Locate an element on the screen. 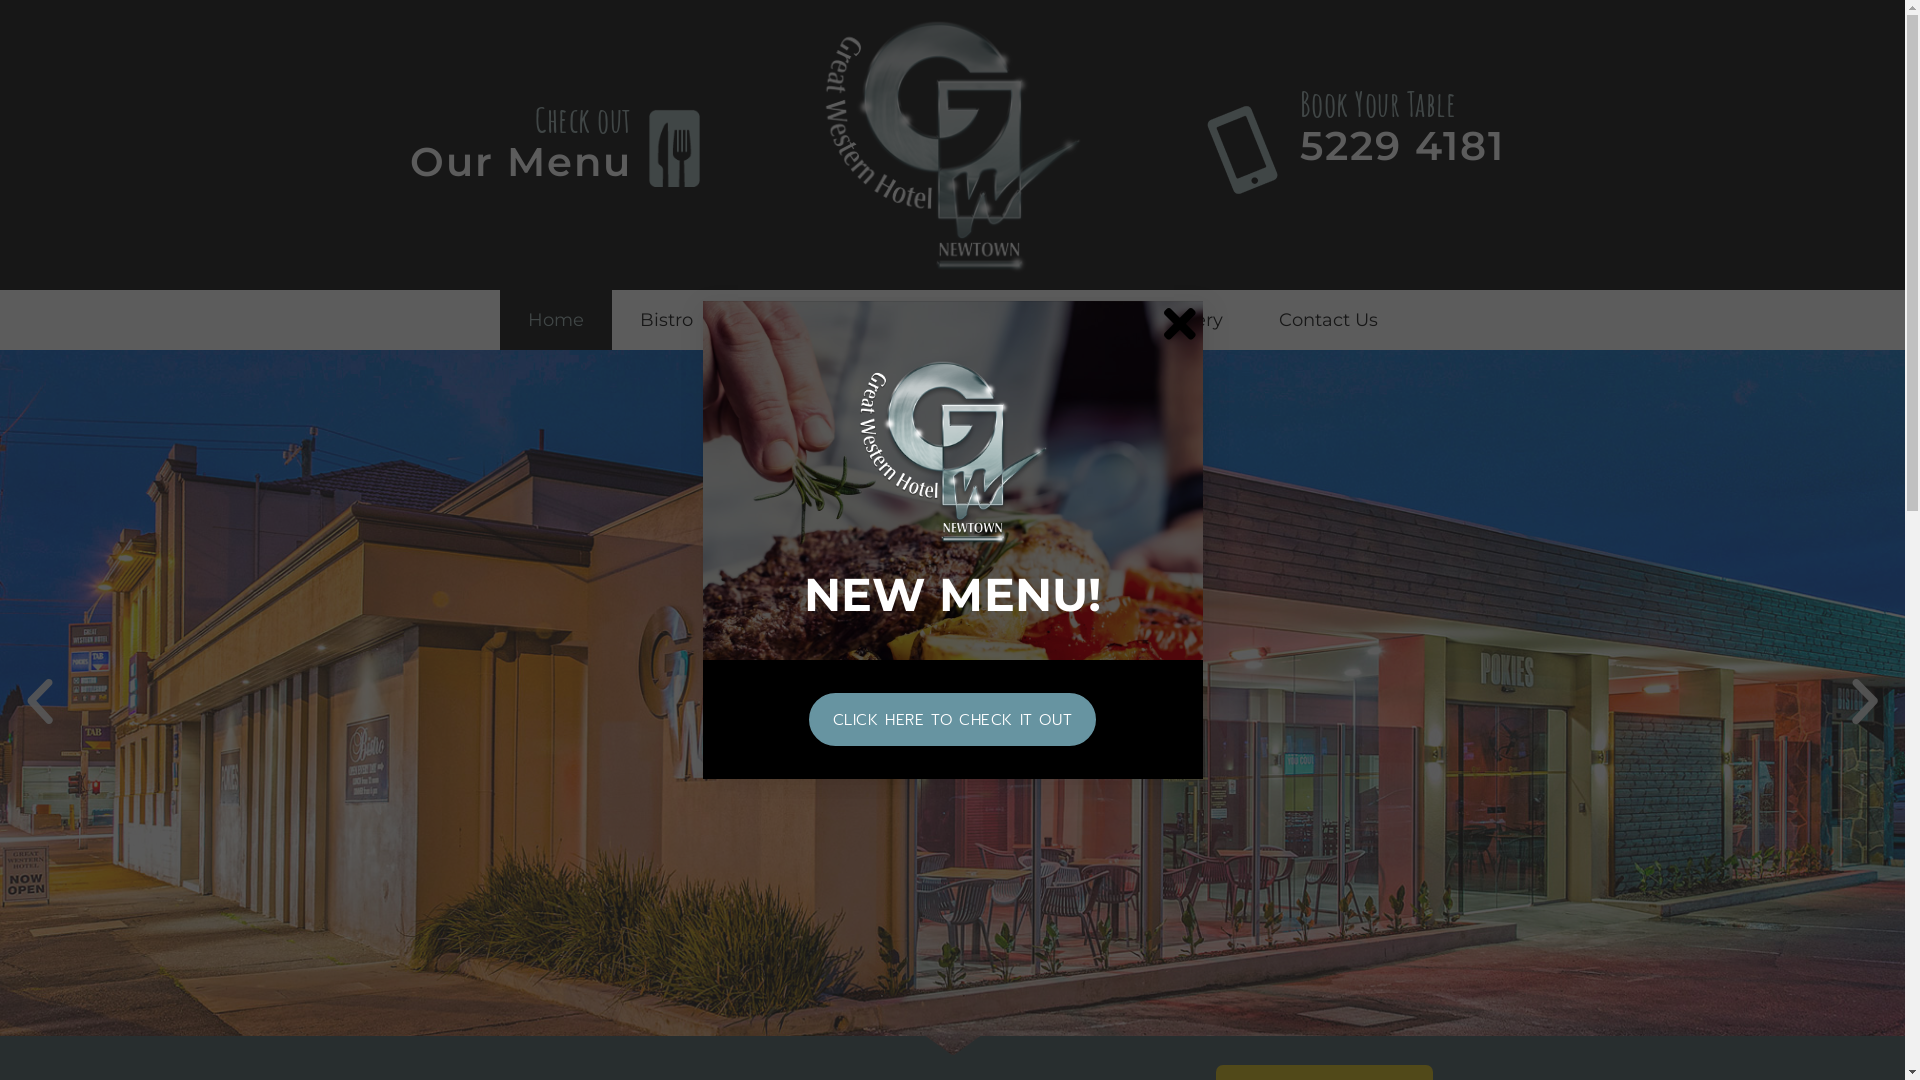 The height and width of the screenshot is (1080, 1920). 'Bottle Shop' is located at coordinates (969, 319).